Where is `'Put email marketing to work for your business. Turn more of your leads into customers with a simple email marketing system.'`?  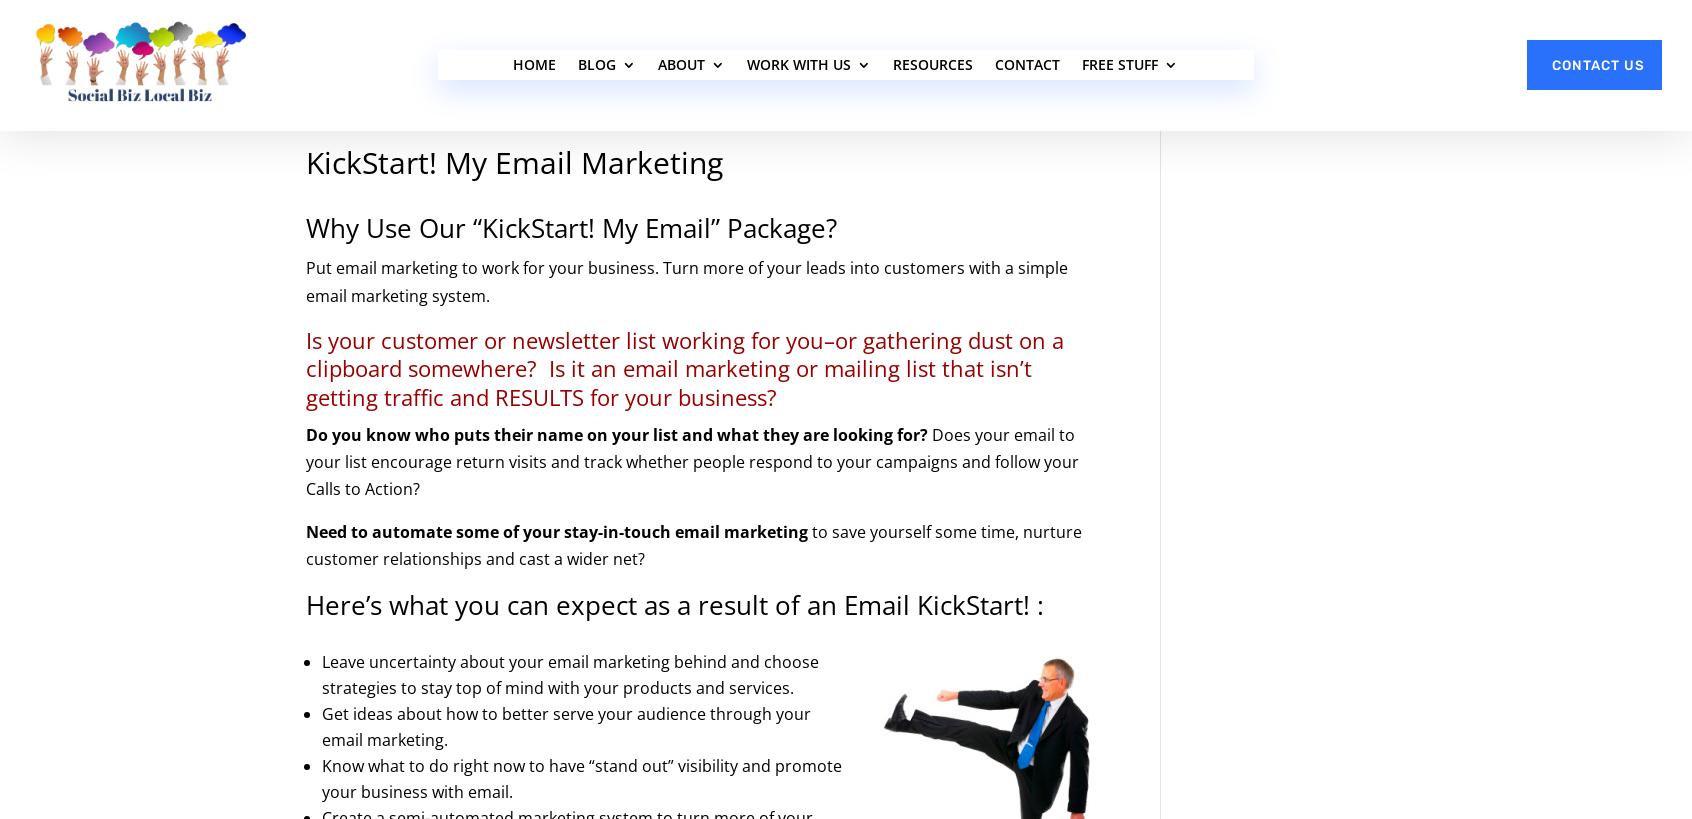
'Put email marketing to work for your business. Turn more of your leads into customers with a simple email marketing system.' is located at coordinates (686, 280).